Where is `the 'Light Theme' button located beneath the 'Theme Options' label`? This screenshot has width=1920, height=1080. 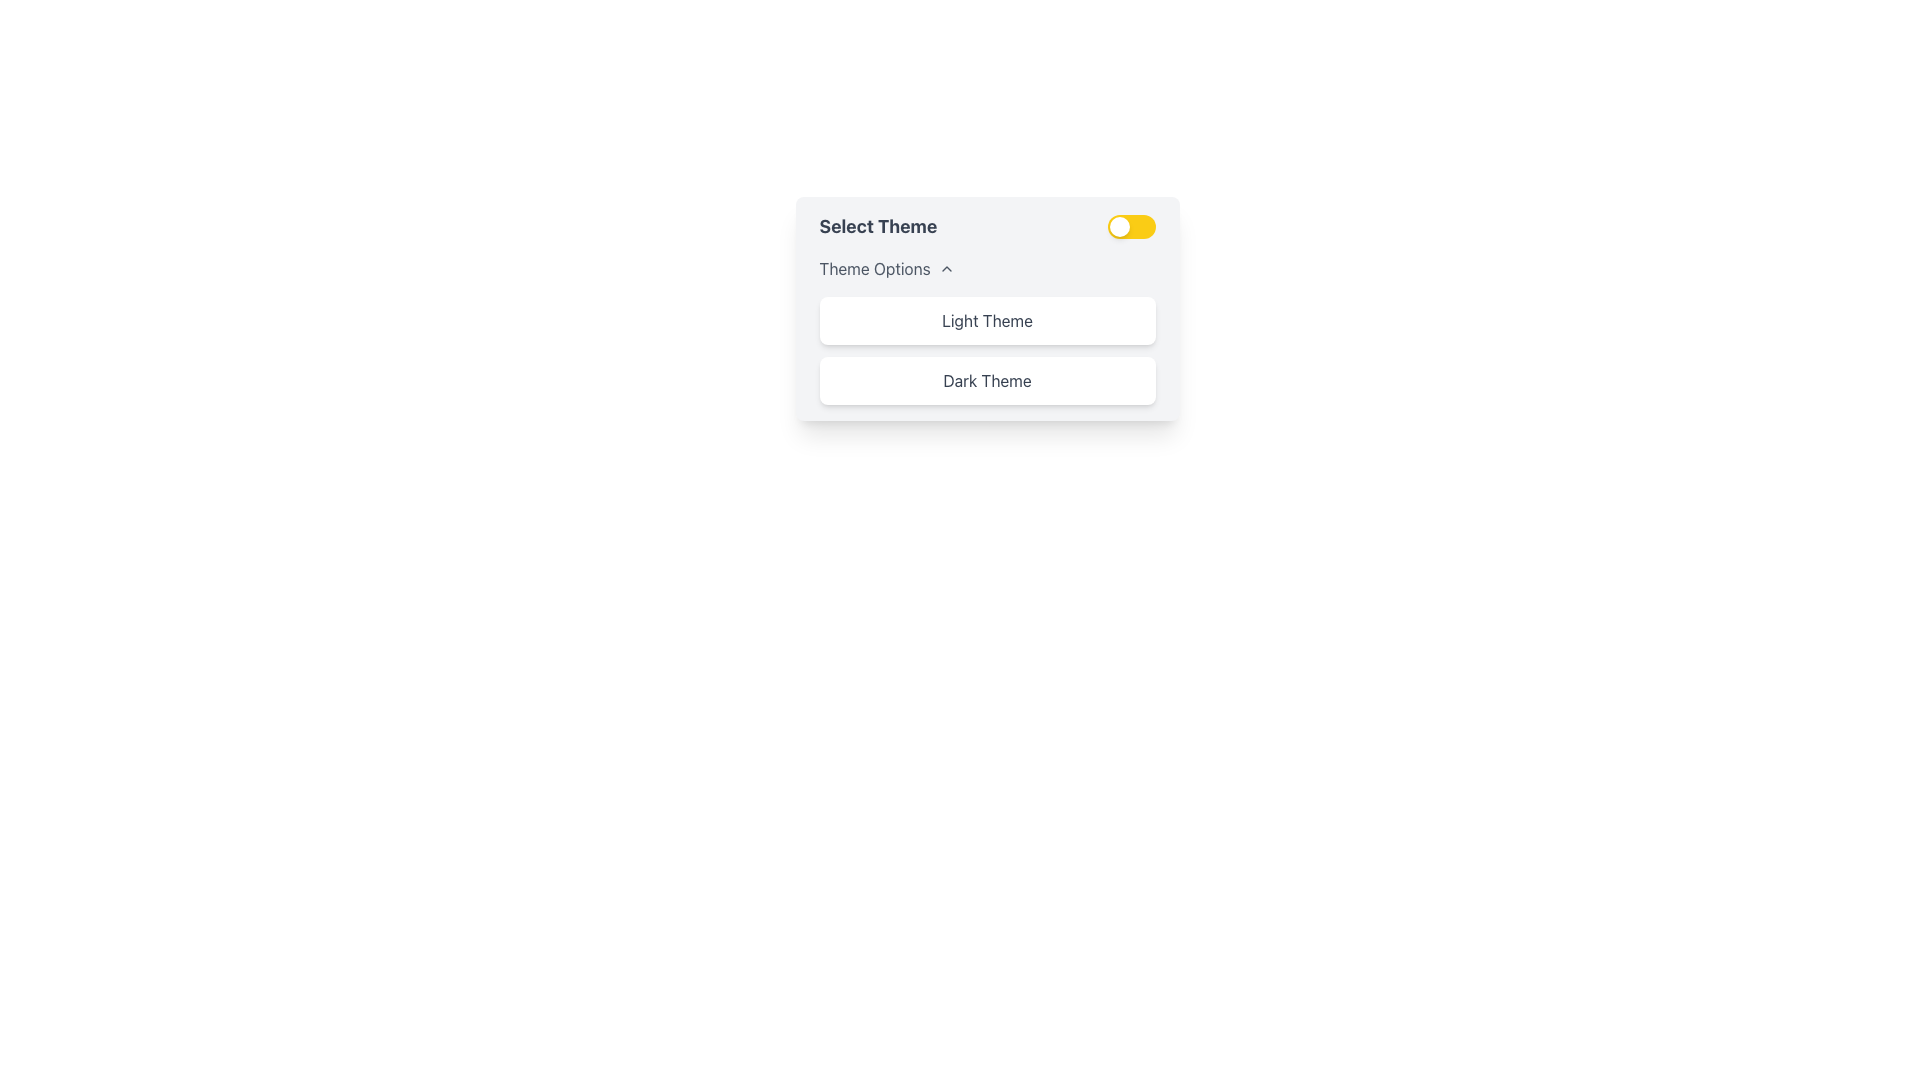
the 'Light Theme' button located beneath the 'Theme Options' label is located at coordinates (987, 319).